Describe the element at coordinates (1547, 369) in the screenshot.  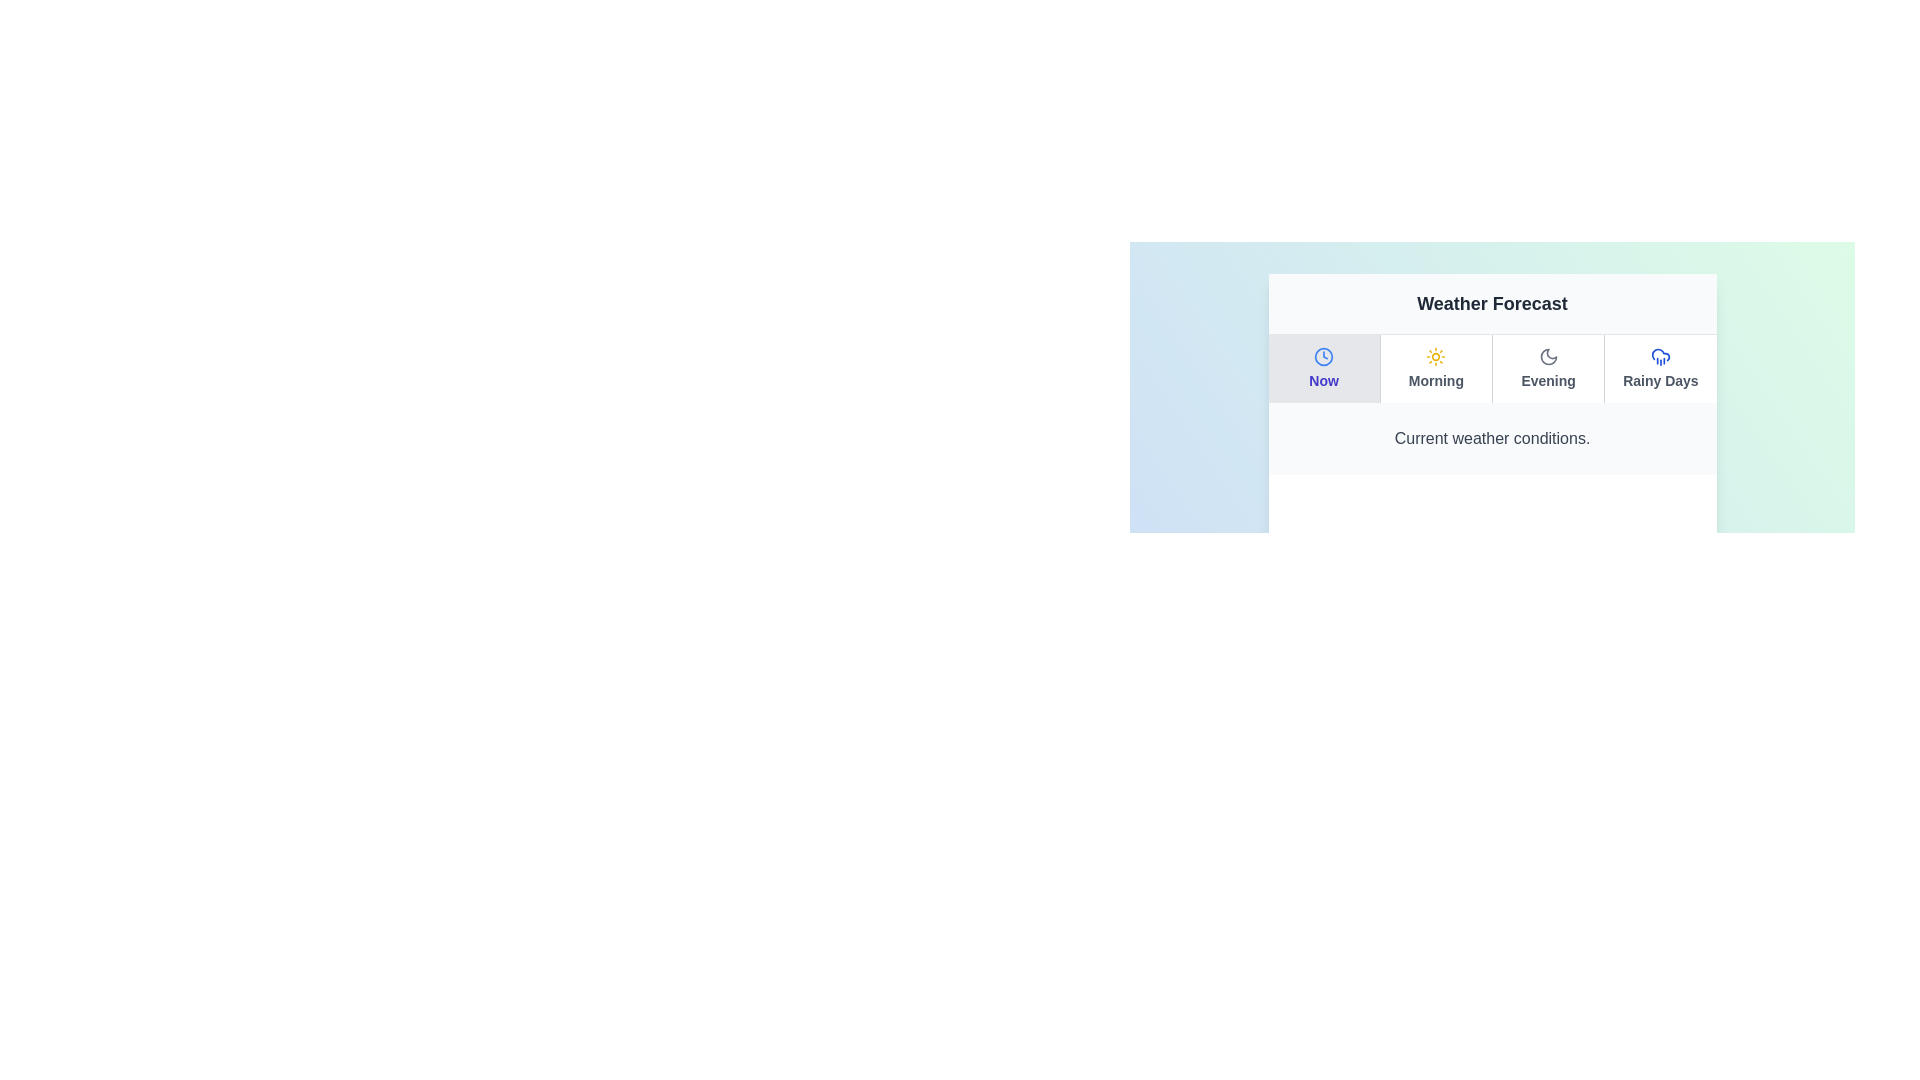
I see `the 'Evening' button in the 'Weather Forecast' section` at that location.